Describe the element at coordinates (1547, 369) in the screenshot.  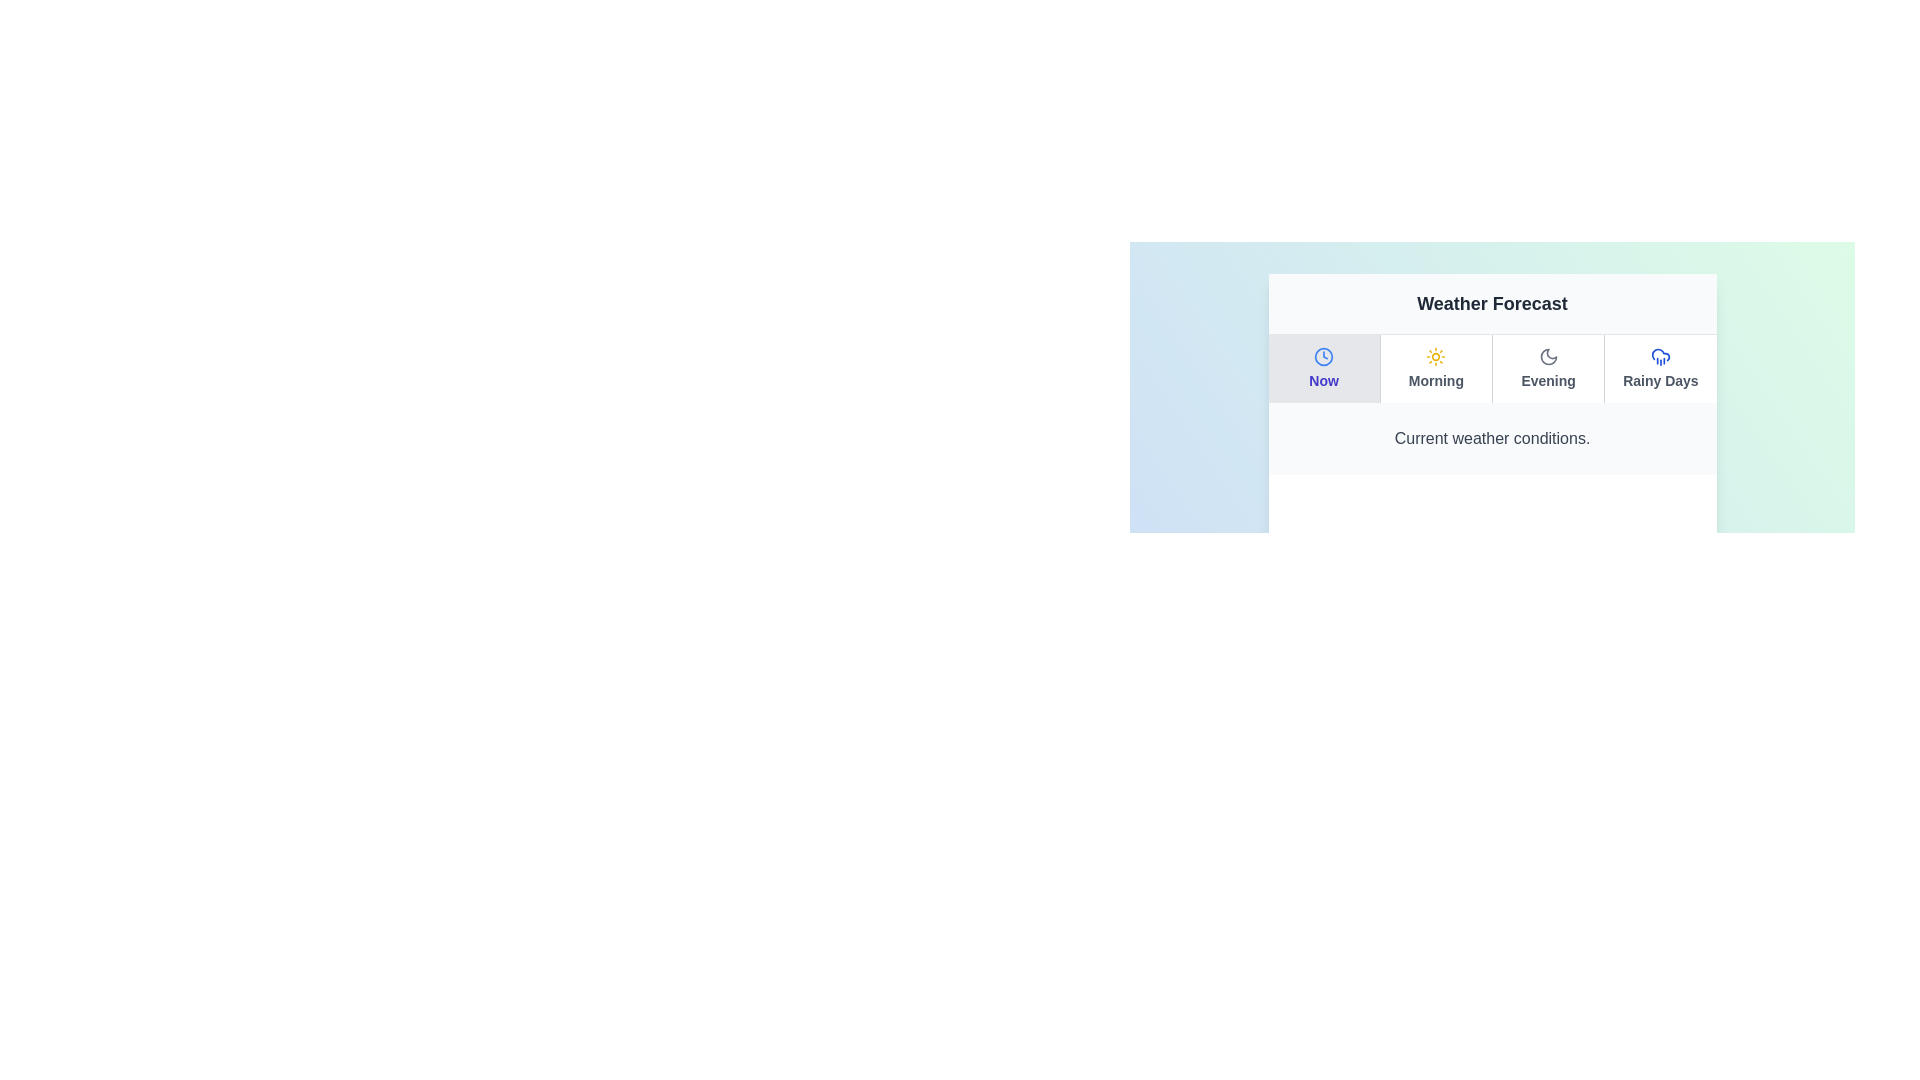
I see `the 'Evening' button in the 'Weather Forecast' section` at that location.